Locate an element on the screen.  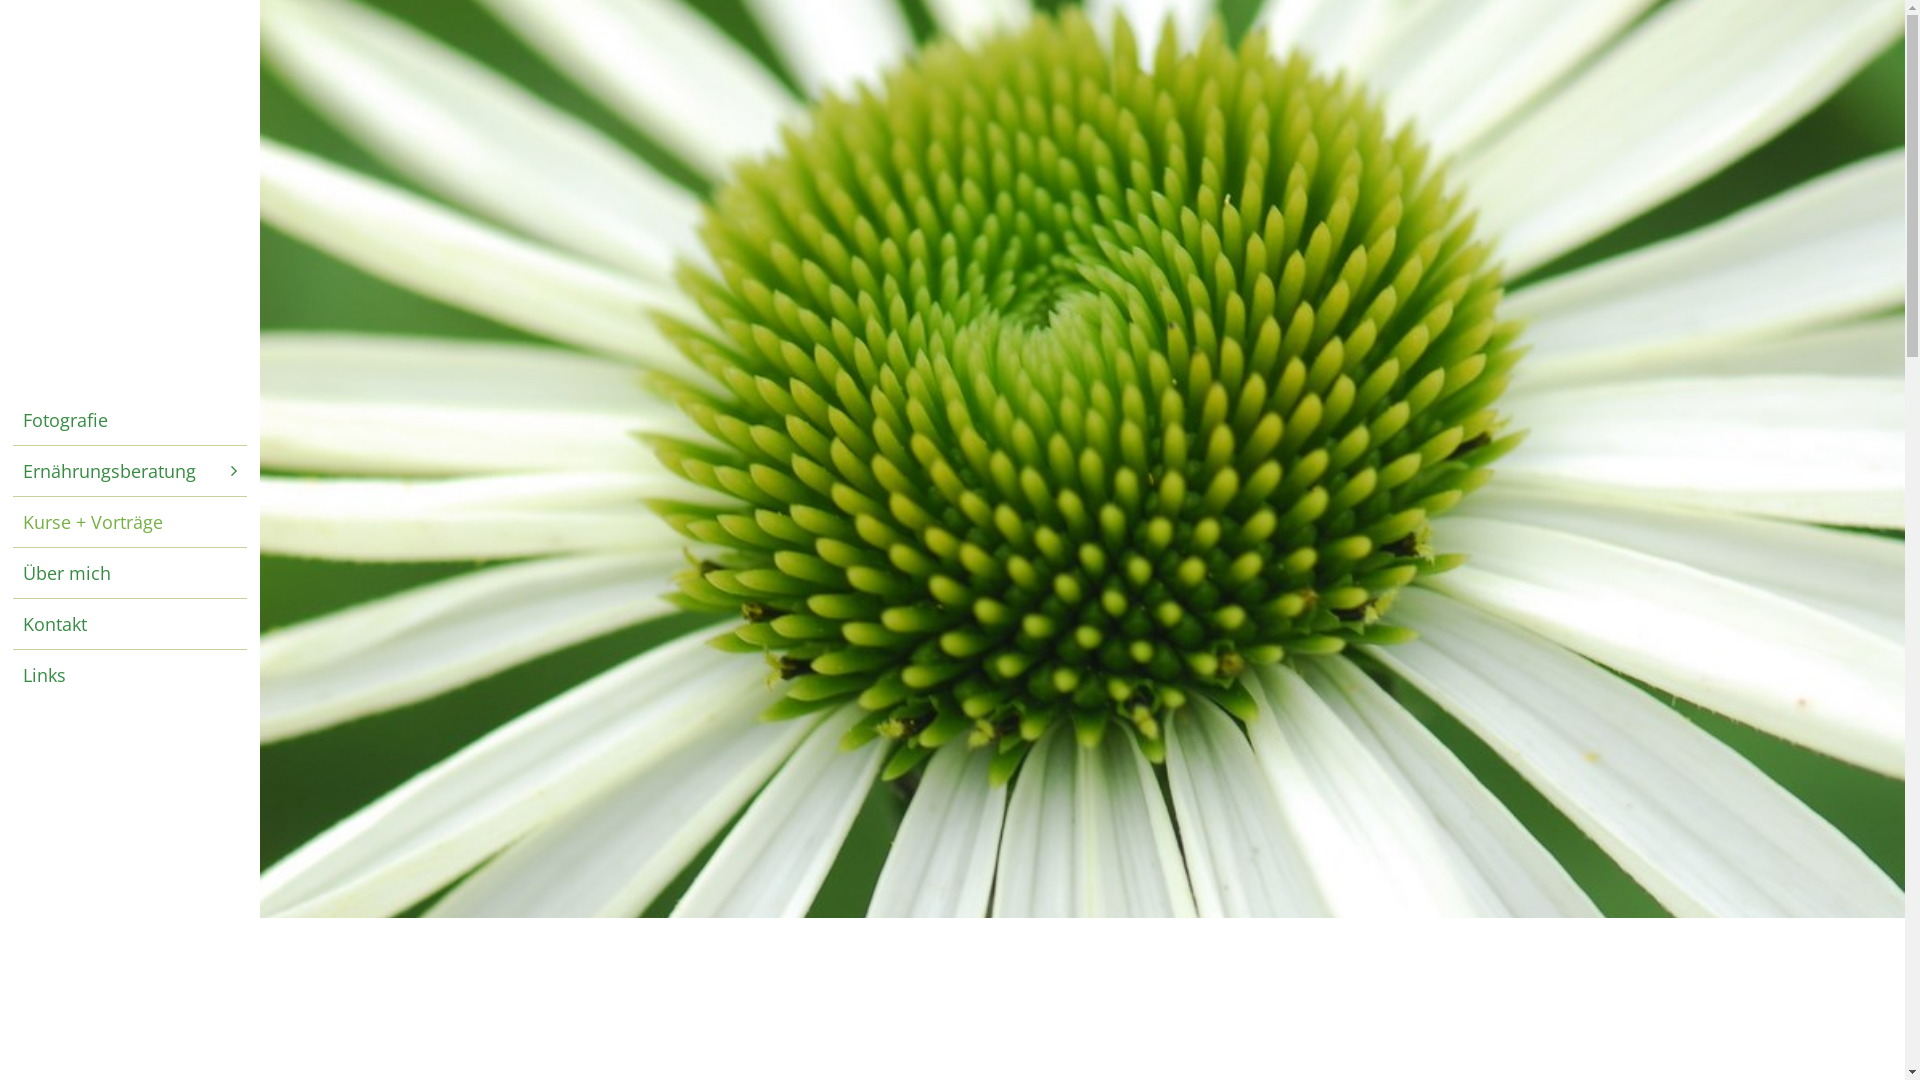
'Links' is located at coordinates (128, 675).